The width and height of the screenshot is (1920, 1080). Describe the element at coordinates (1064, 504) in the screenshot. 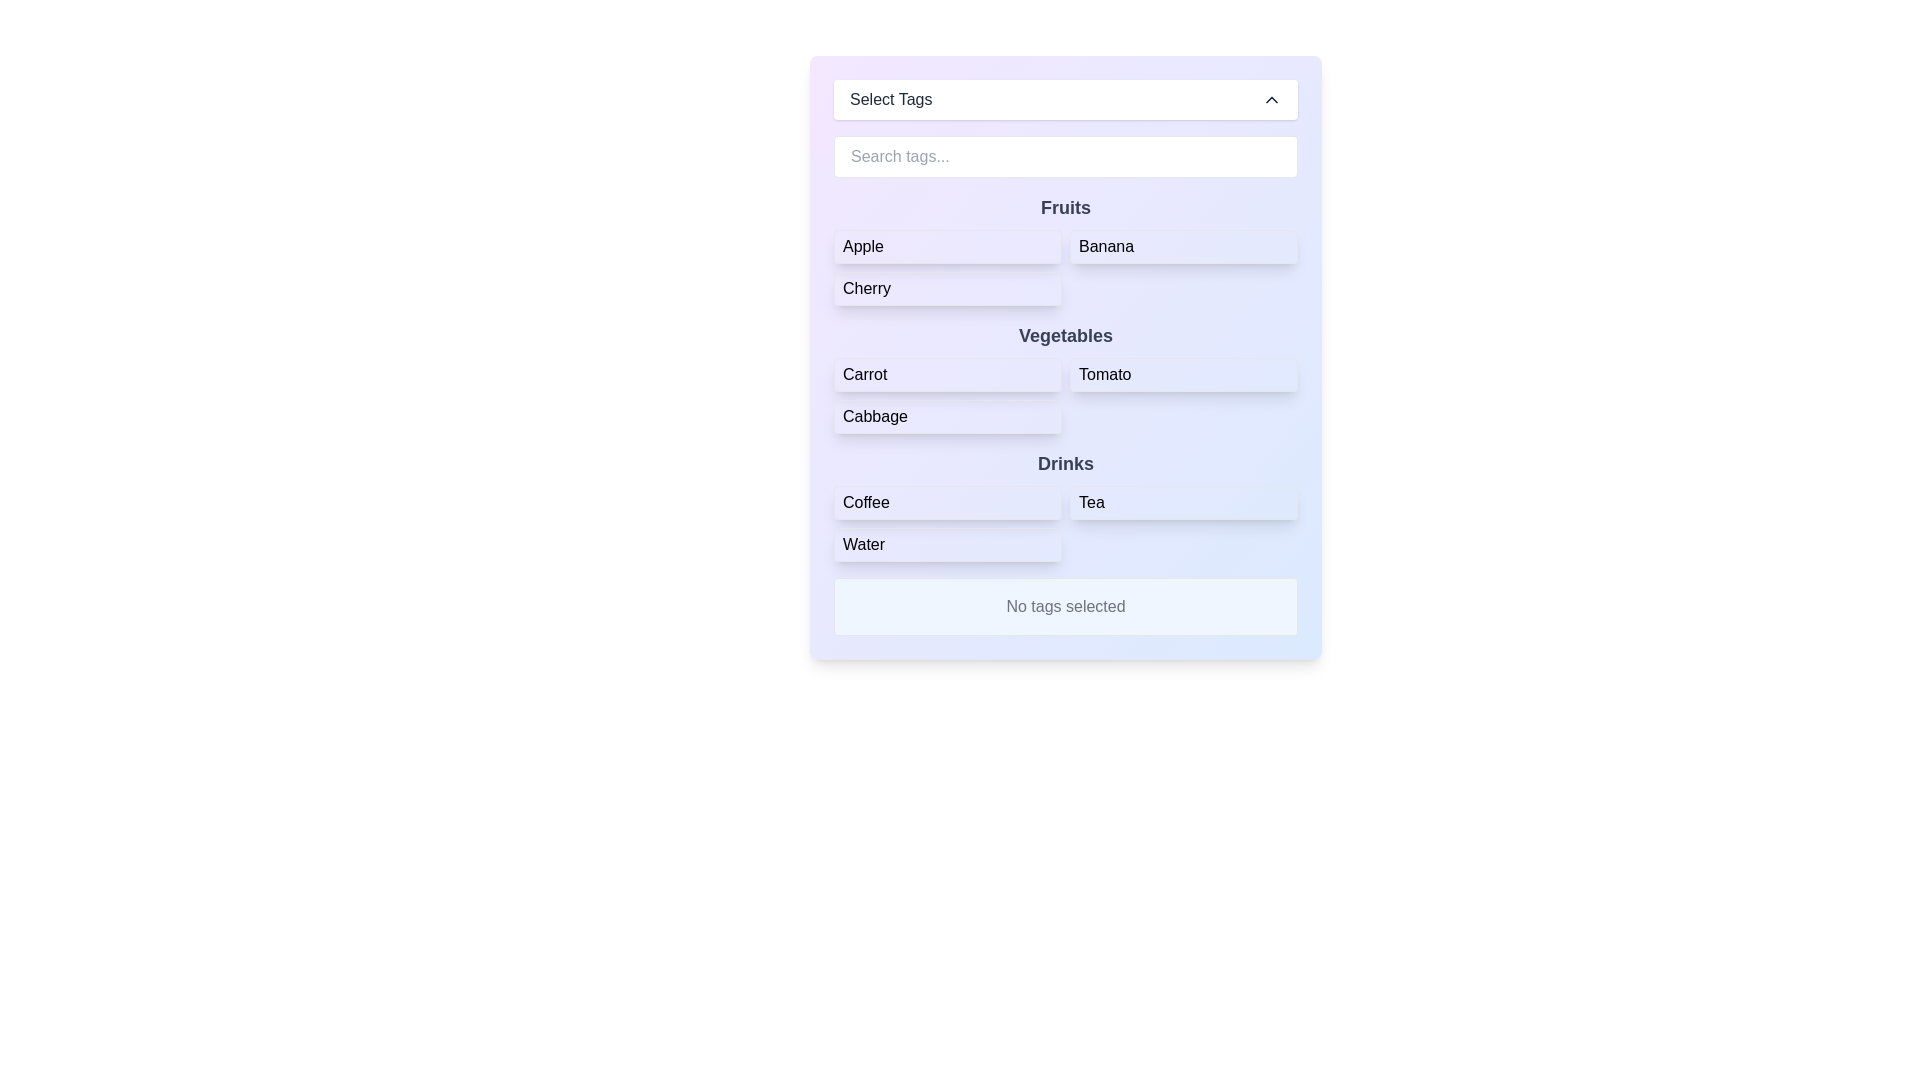

I see `the section labeled 'Drinks' which contains the interactive items Coffee, Tea, and Water` at that location.